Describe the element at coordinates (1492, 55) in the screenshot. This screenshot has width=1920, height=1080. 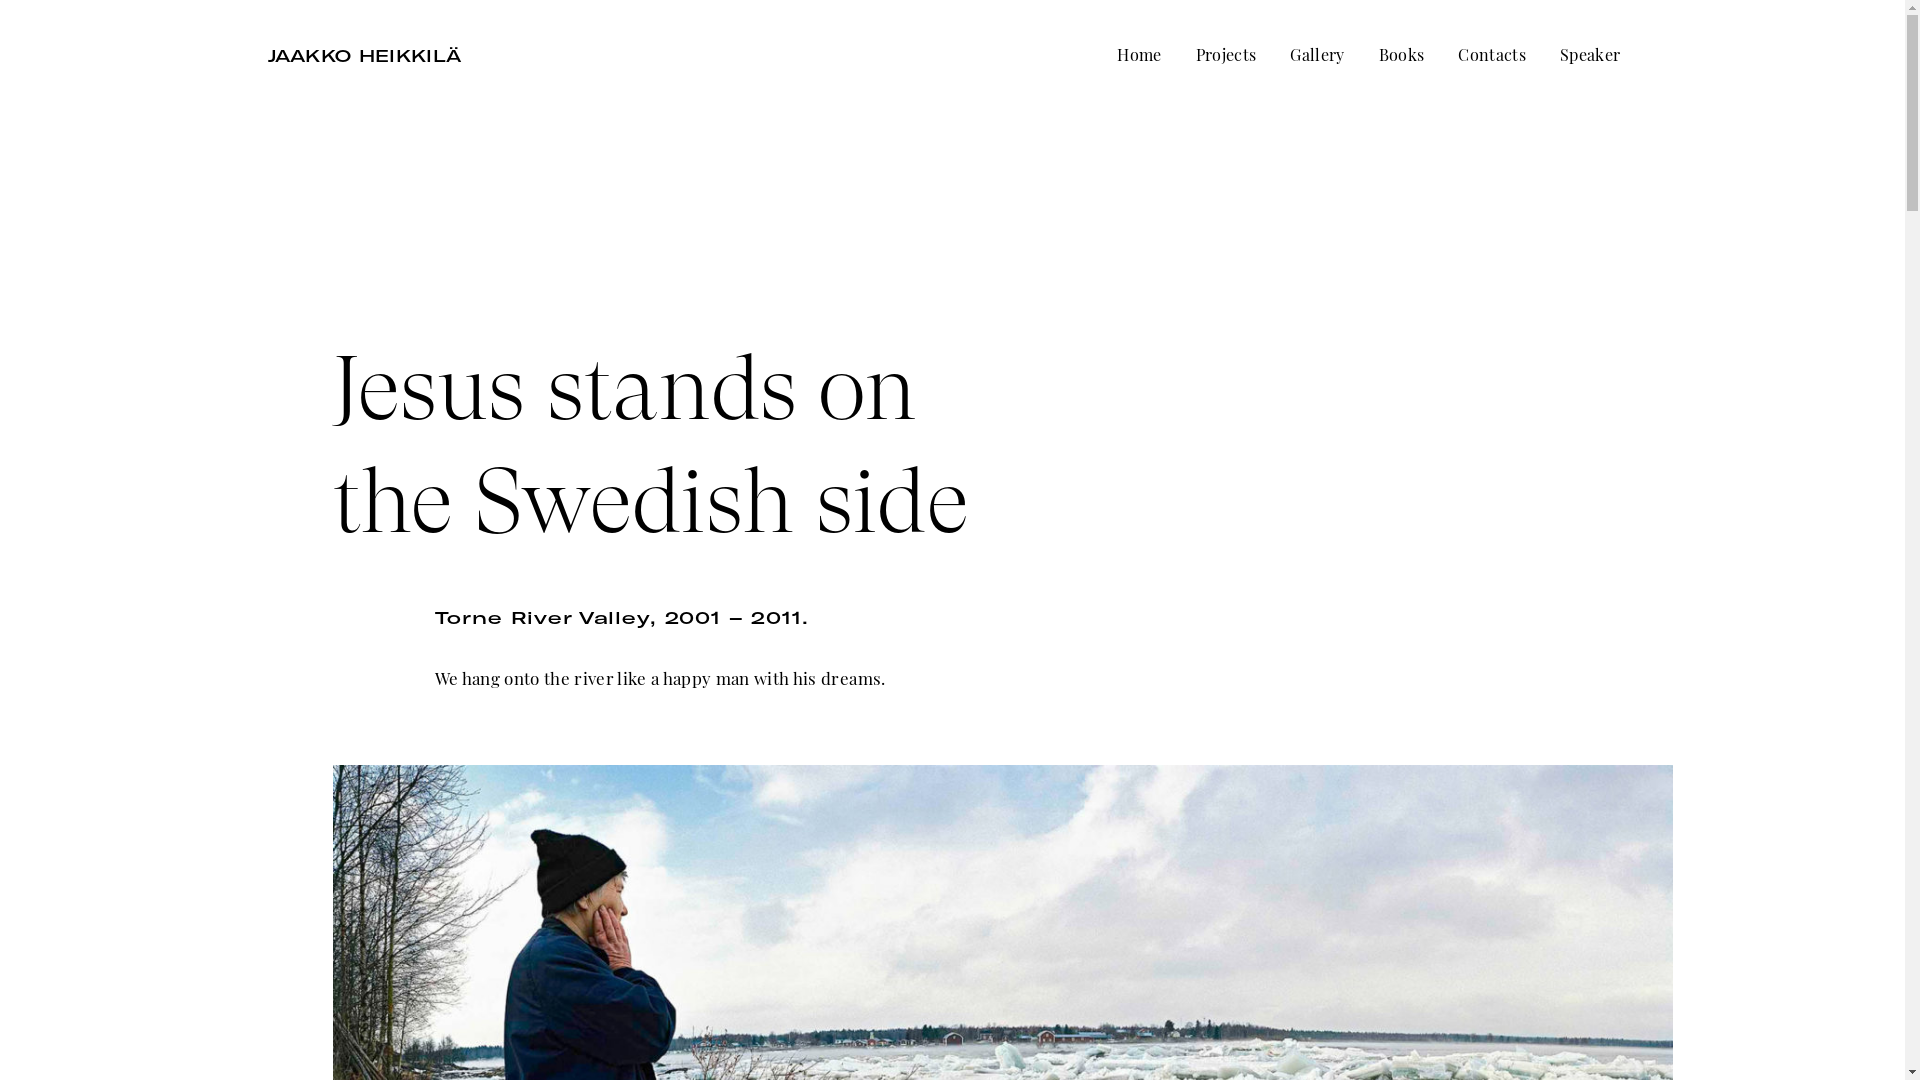
I see `'Contacts'` at that location.